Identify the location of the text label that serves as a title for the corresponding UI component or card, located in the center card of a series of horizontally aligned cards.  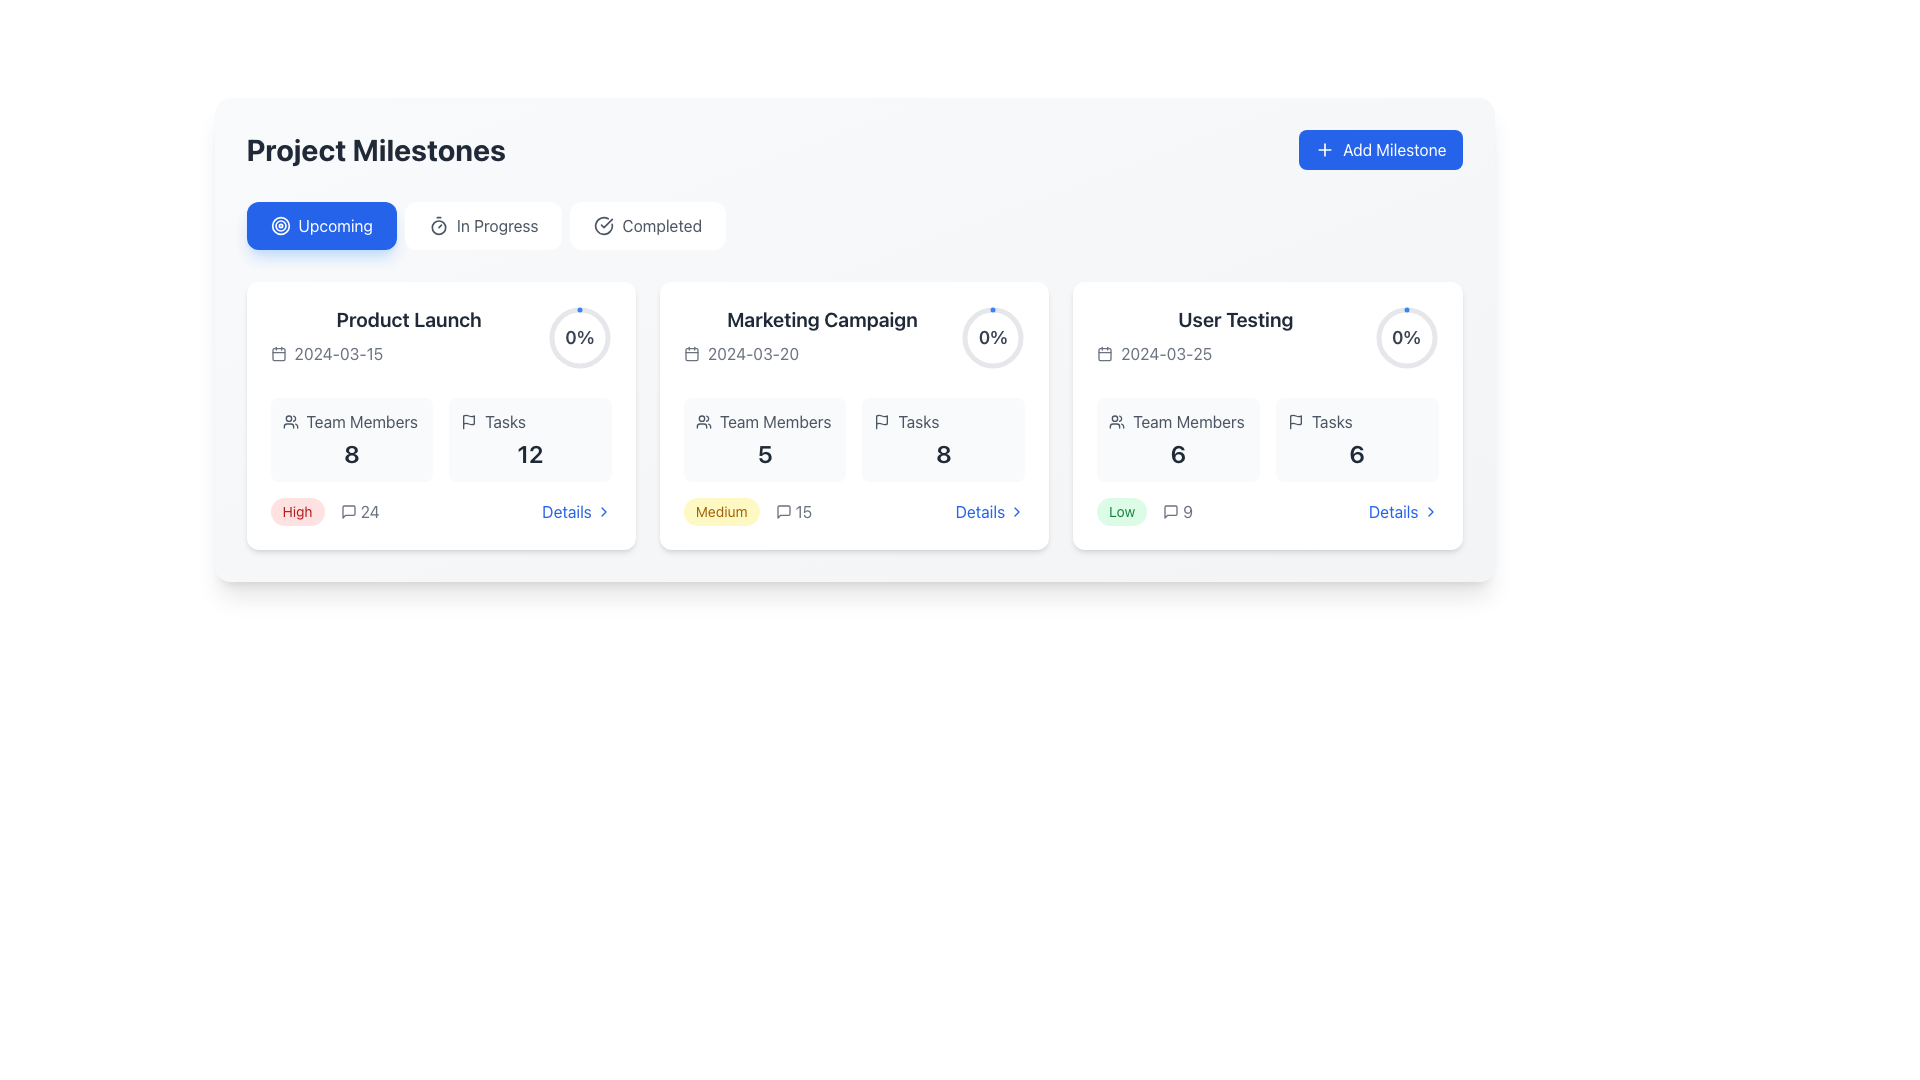
(822, 319).